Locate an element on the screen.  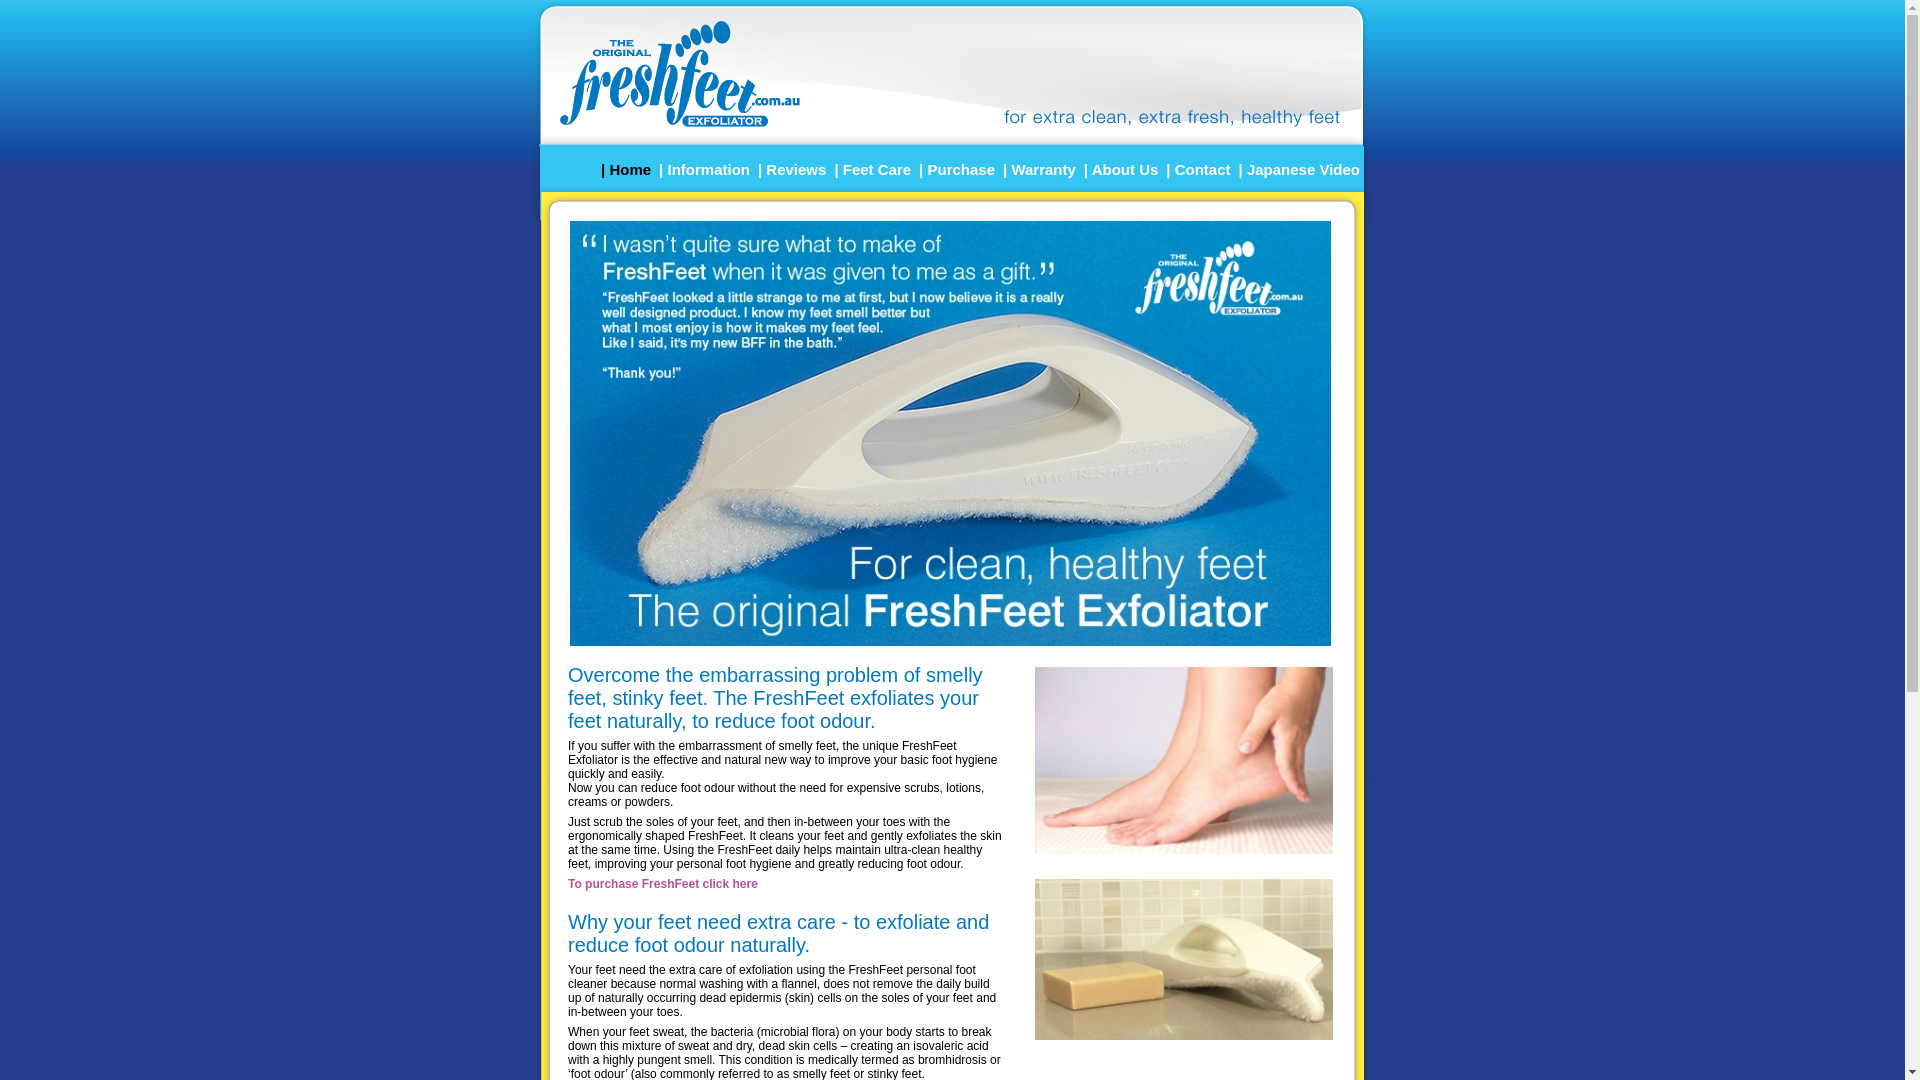
'To purchase FreshFeet click here' is located at coordinates (662, 882).